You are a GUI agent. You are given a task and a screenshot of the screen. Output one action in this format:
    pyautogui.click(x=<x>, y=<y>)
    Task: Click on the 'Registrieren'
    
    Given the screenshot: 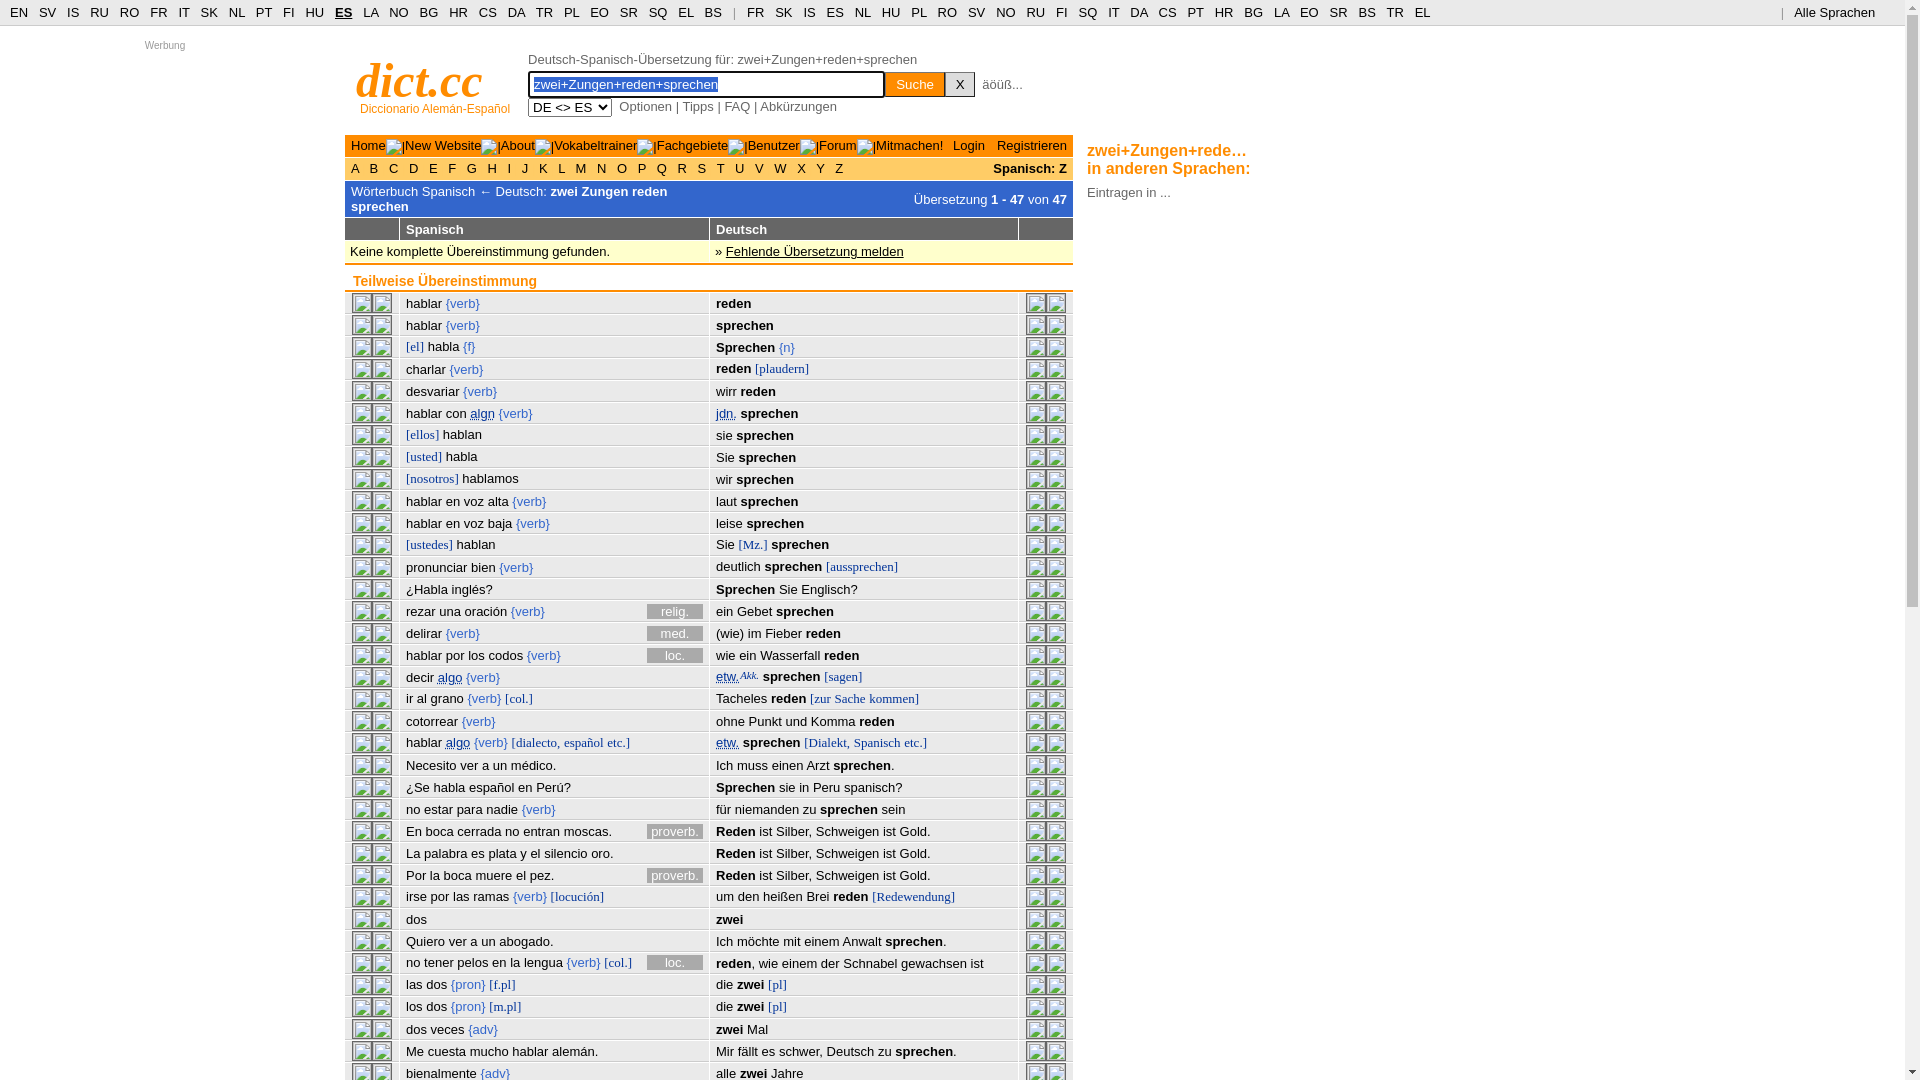 What is the action you would take?
    pyautogui.click(x=1032, y=144)
    